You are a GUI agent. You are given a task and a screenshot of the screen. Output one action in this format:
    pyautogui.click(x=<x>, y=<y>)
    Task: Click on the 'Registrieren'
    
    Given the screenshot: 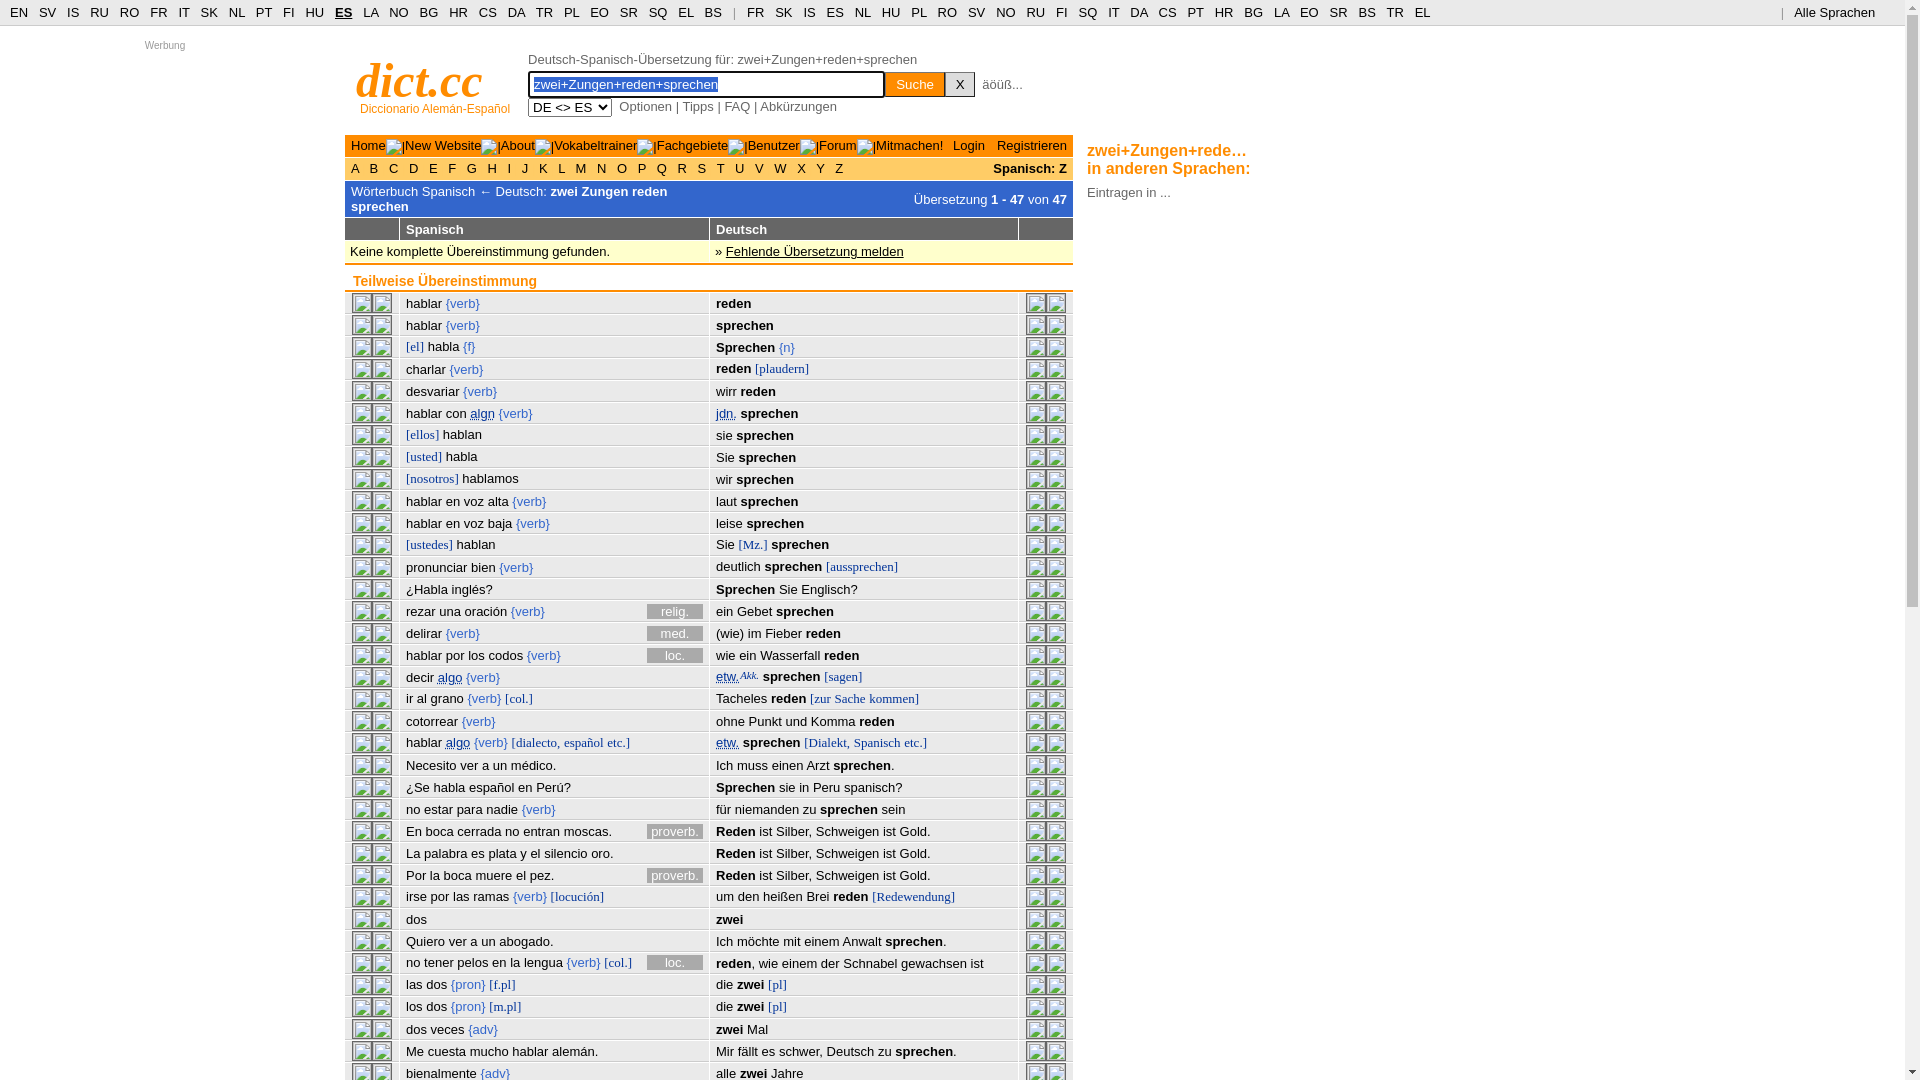 What is the action you would take?
    pyautogui.click(x=1032, y=144)
    